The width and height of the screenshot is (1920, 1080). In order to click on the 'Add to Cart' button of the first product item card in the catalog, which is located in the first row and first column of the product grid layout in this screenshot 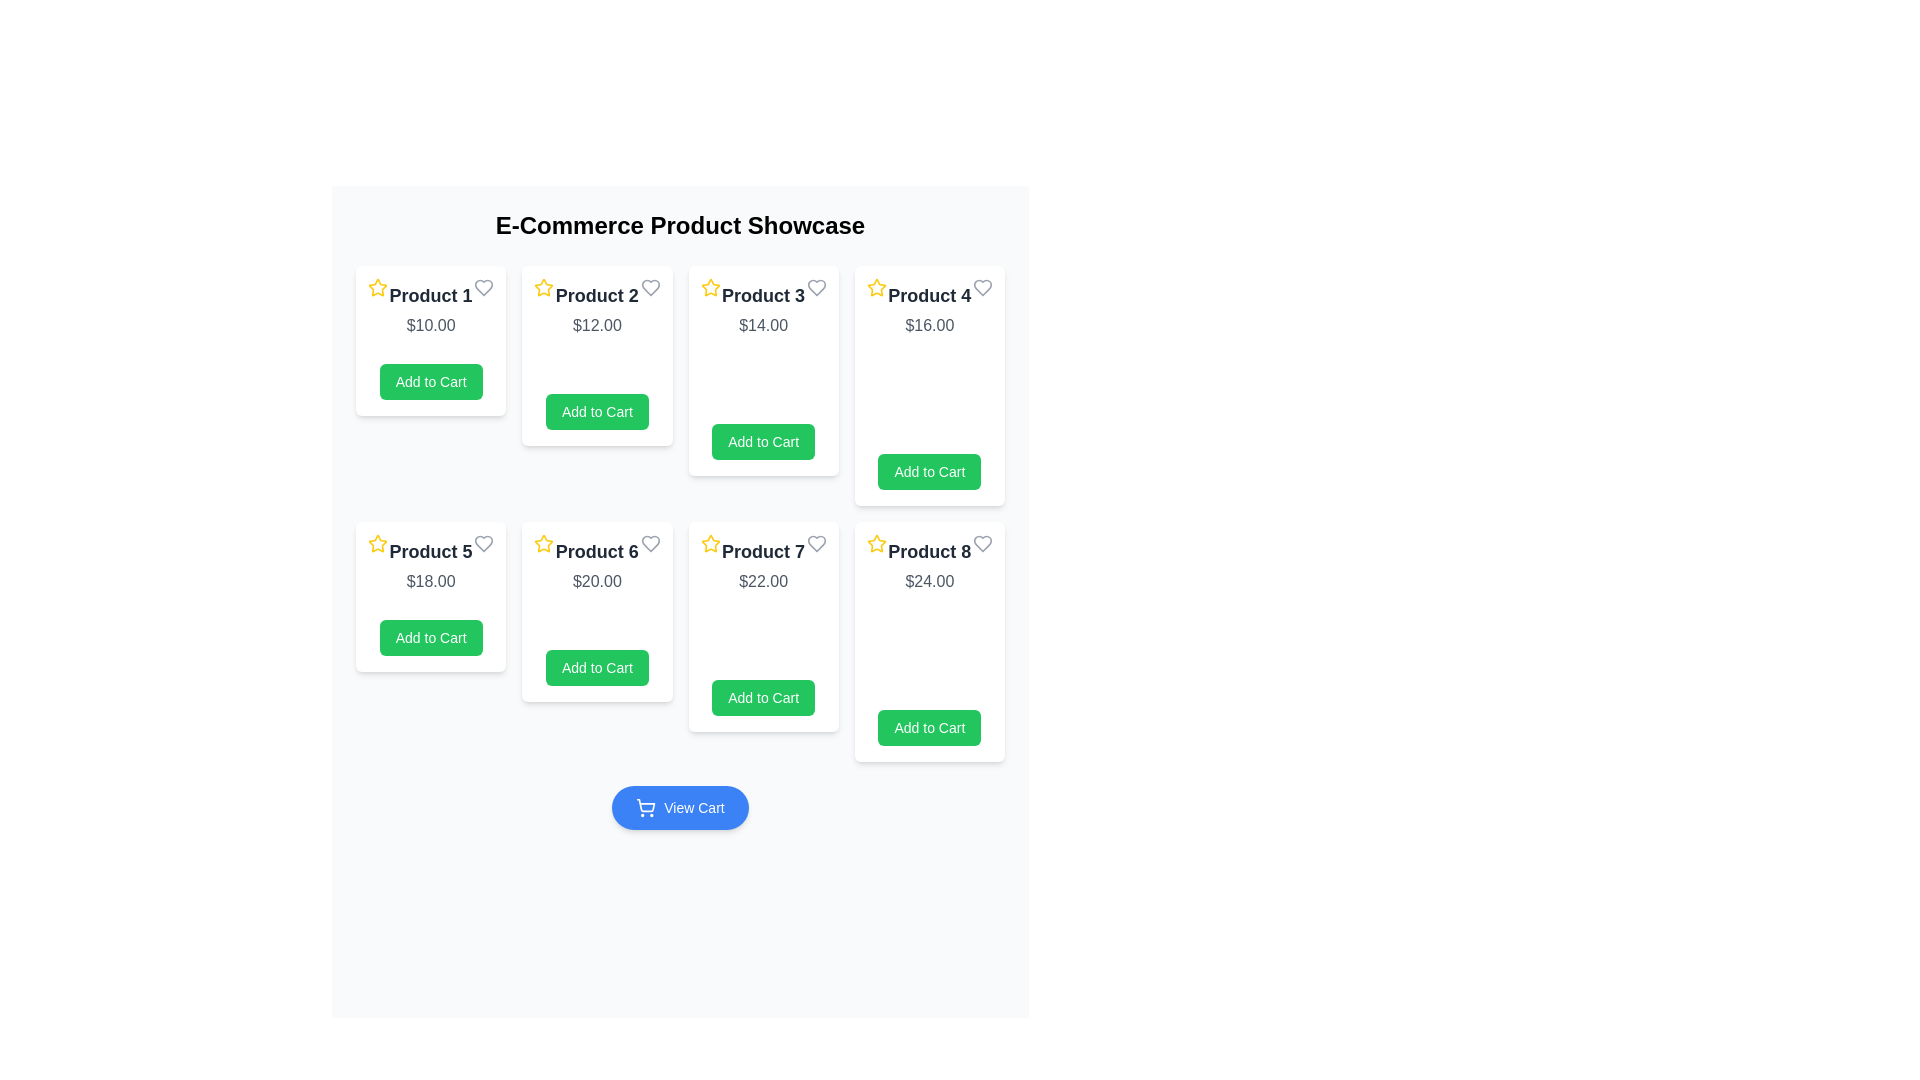, I will do `click(430, 339)`.